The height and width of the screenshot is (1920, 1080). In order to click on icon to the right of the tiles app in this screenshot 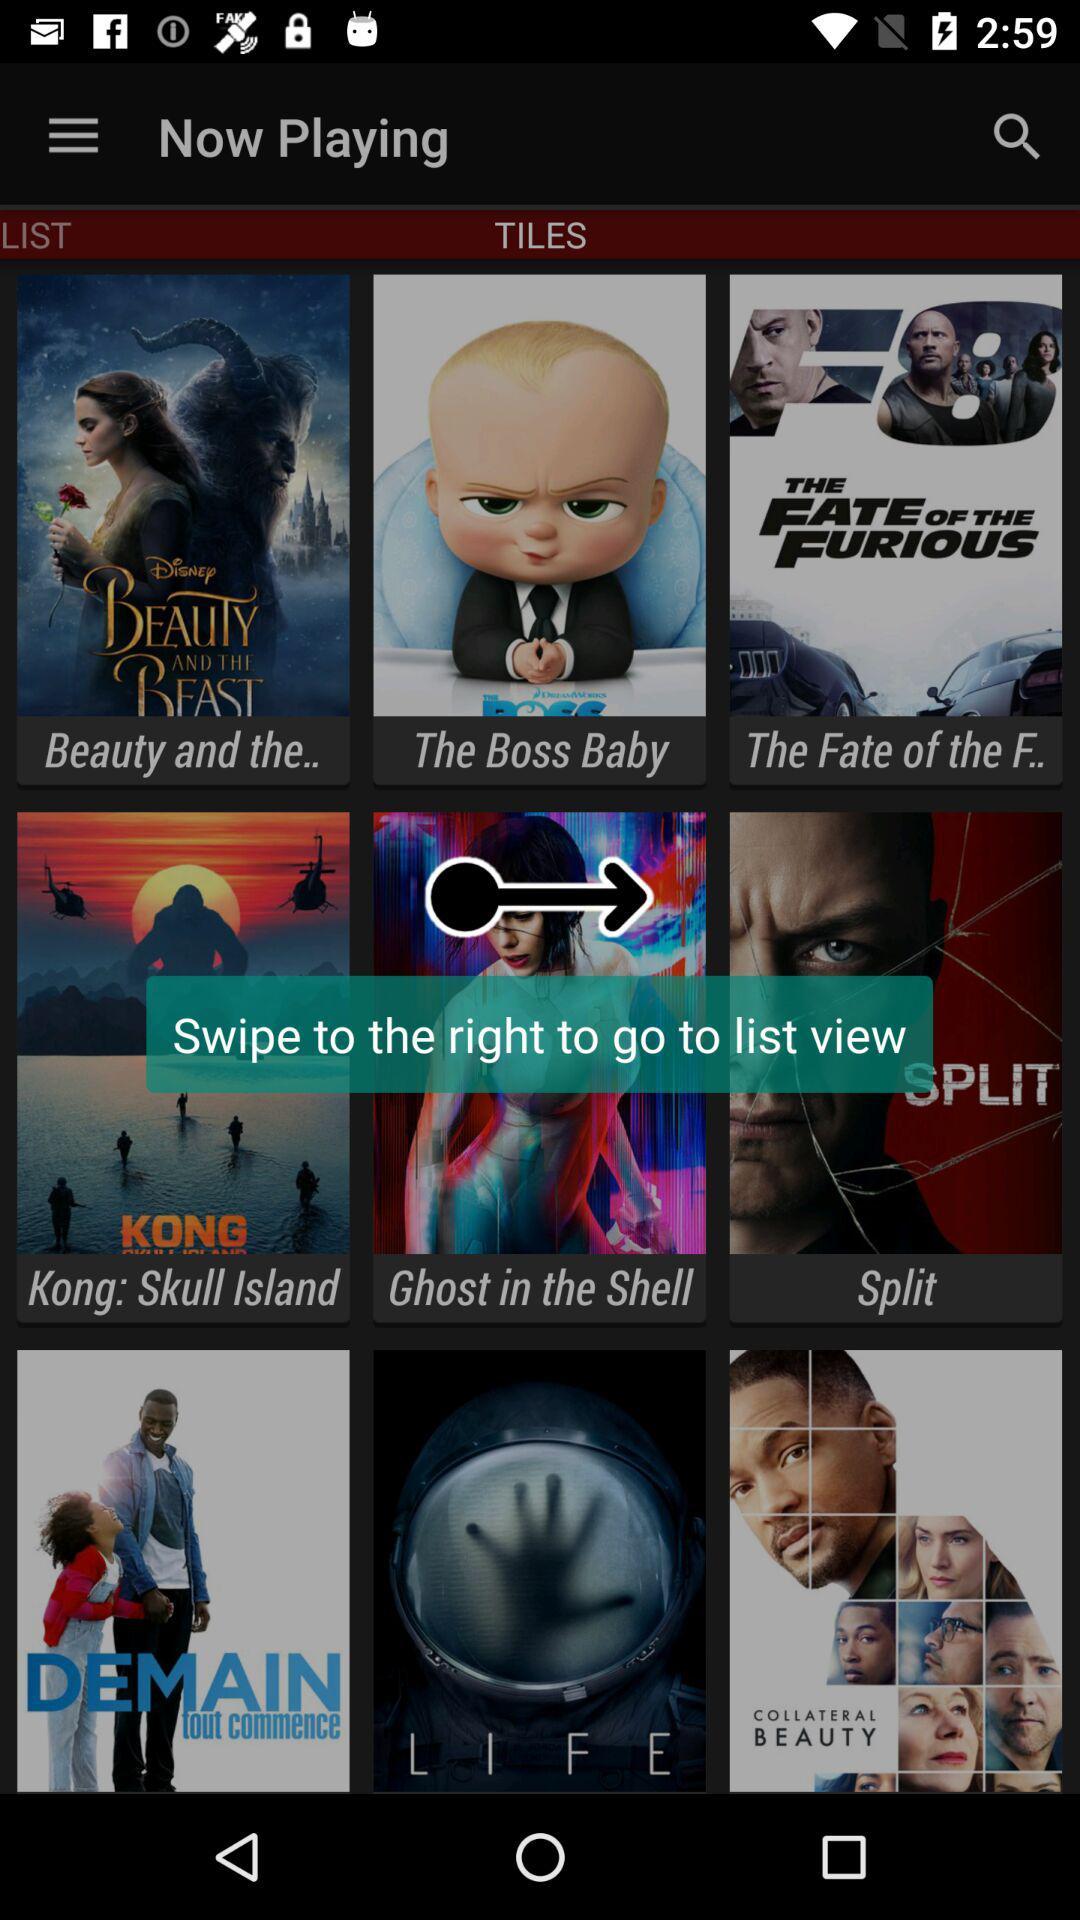, I will do `click(1017, 135)`.